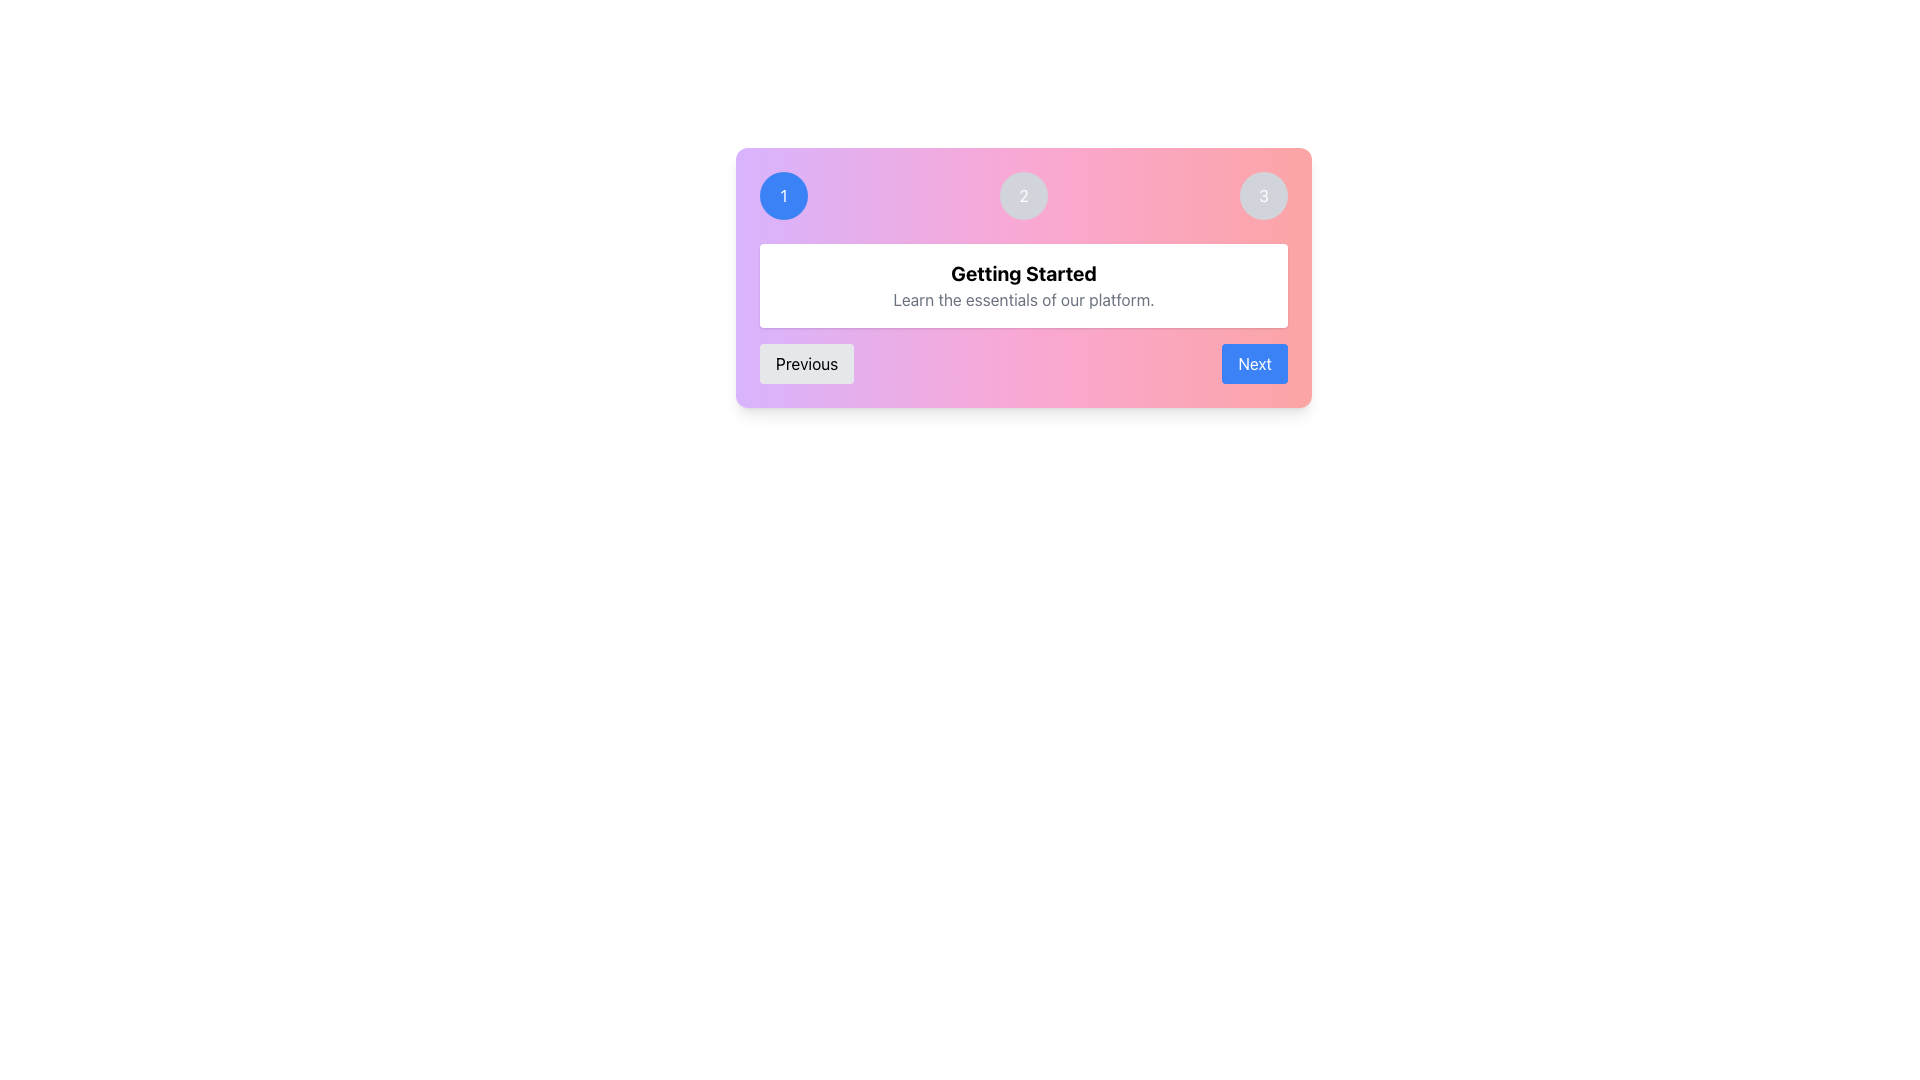 The image size is (1920, 1080). Describe the element at coordinates (782, 196) in the screenshot. I see `the first Step indicator button, which visually represents step 1 in the multi-step process, located on the leftmost side of the top interface above the text 'Getting Started'` at that location.